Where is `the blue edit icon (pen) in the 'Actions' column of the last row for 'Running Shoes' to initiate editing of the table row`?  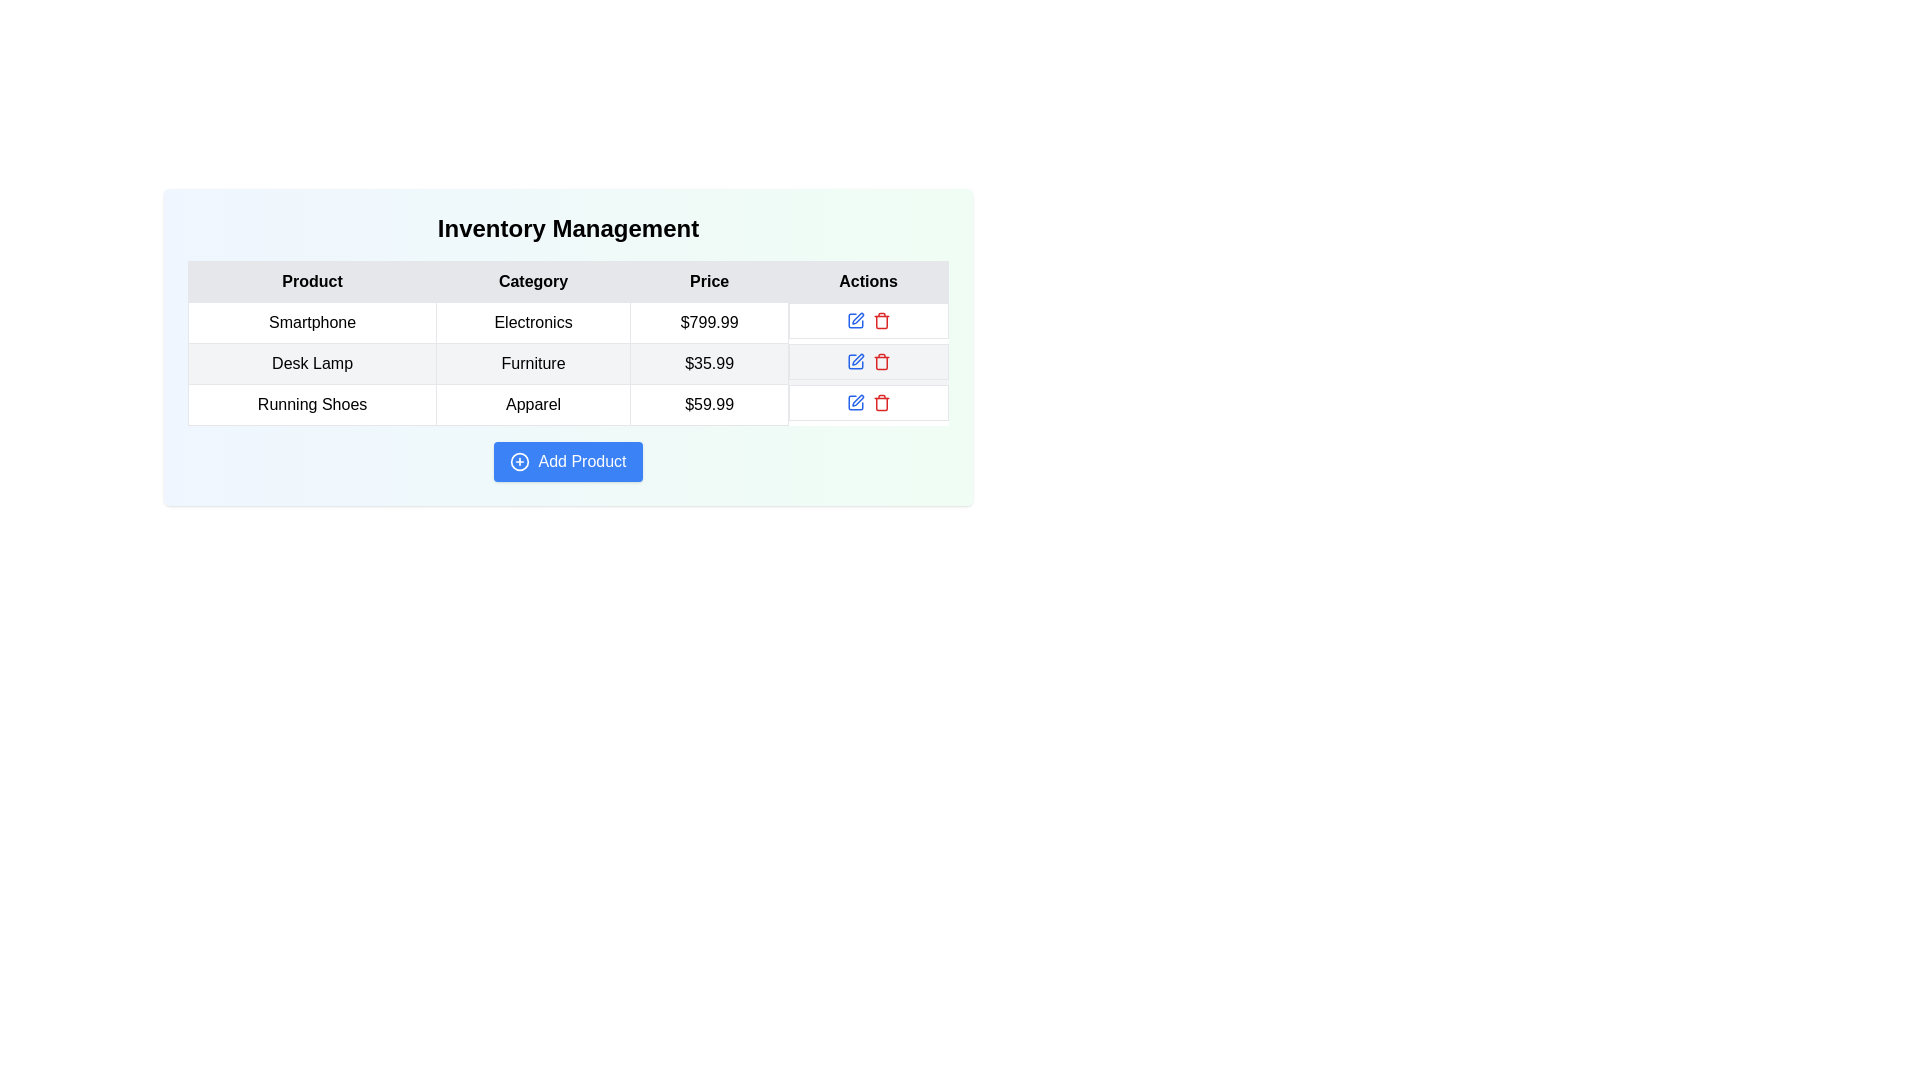 the blue edit icon (pen) in the 'Actions' column of the last row for 'Running Shoes' to initiate editing of the table row is located at coordinates (858, 400).